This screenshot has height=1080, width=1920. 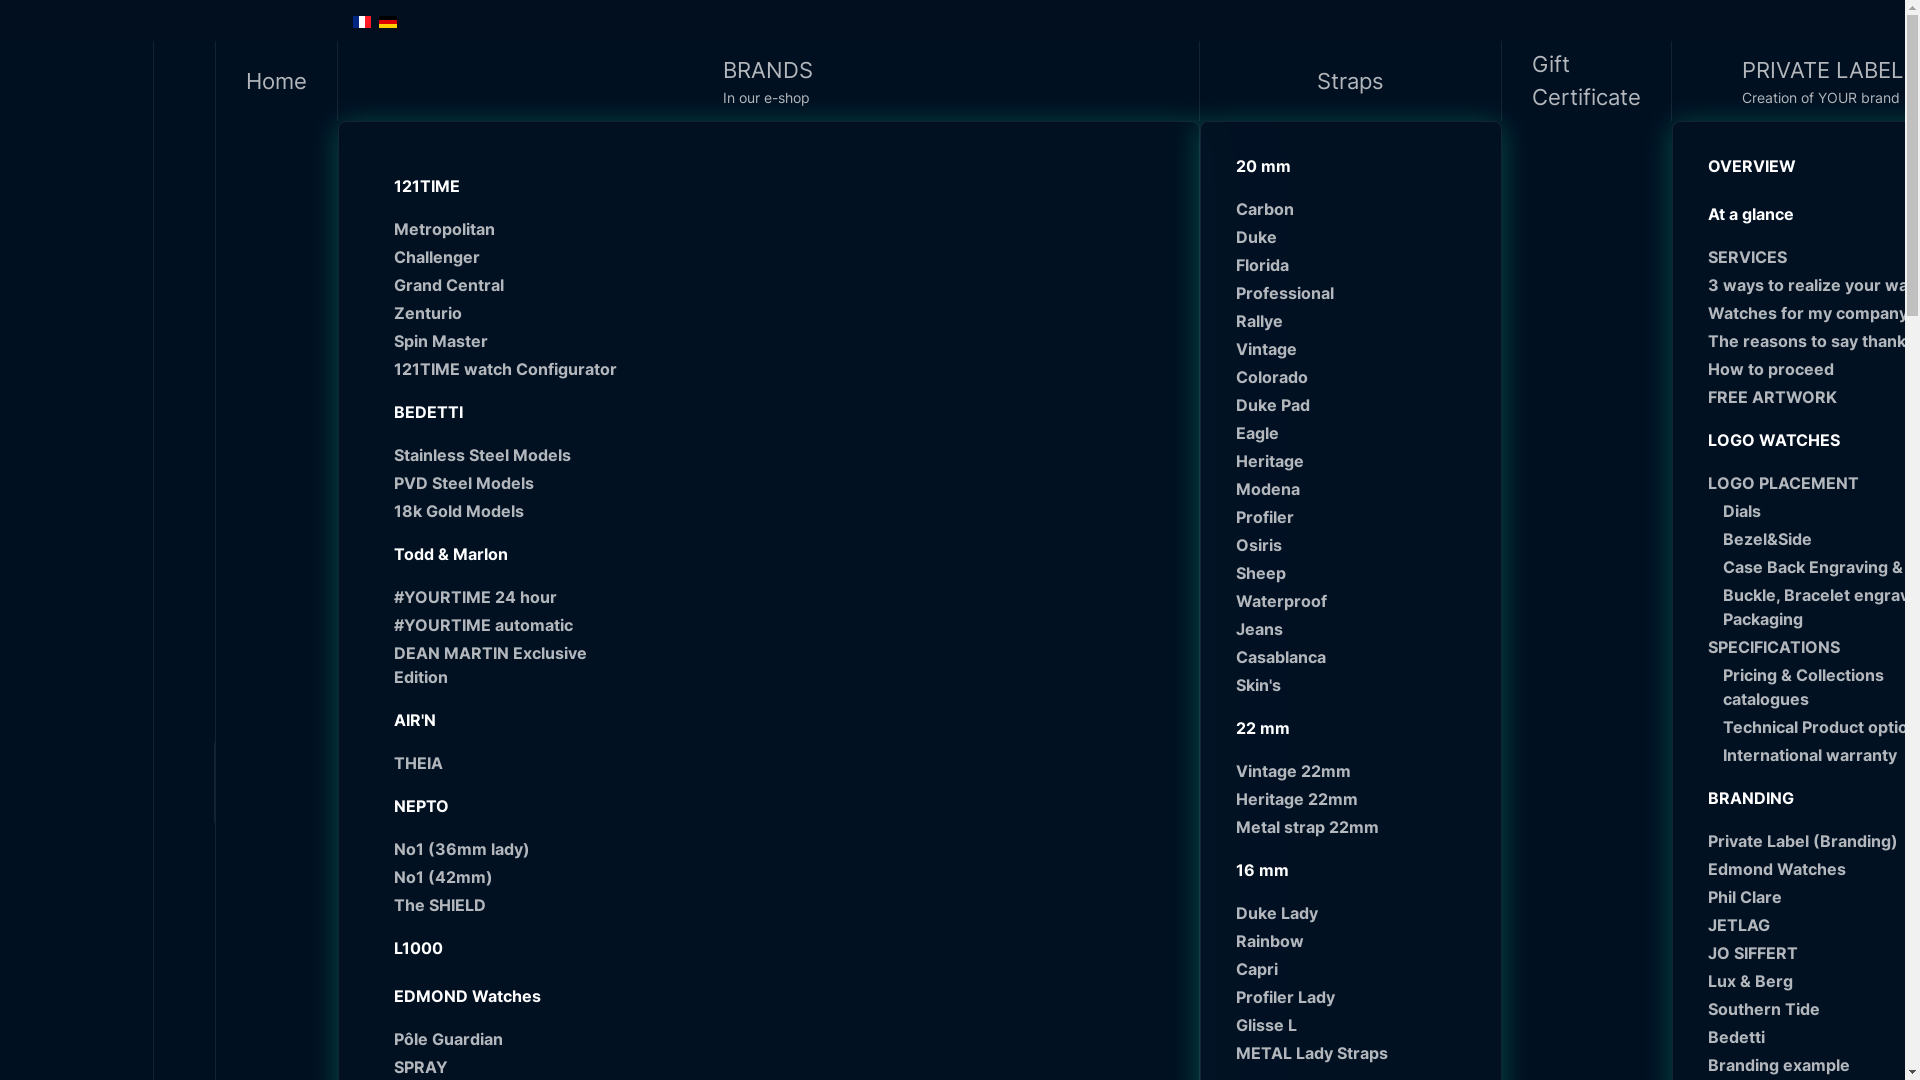 What do you see at coordinates (498, 947) in the screenshot?
I see `'L1000'` at bounding box center [498, 947].